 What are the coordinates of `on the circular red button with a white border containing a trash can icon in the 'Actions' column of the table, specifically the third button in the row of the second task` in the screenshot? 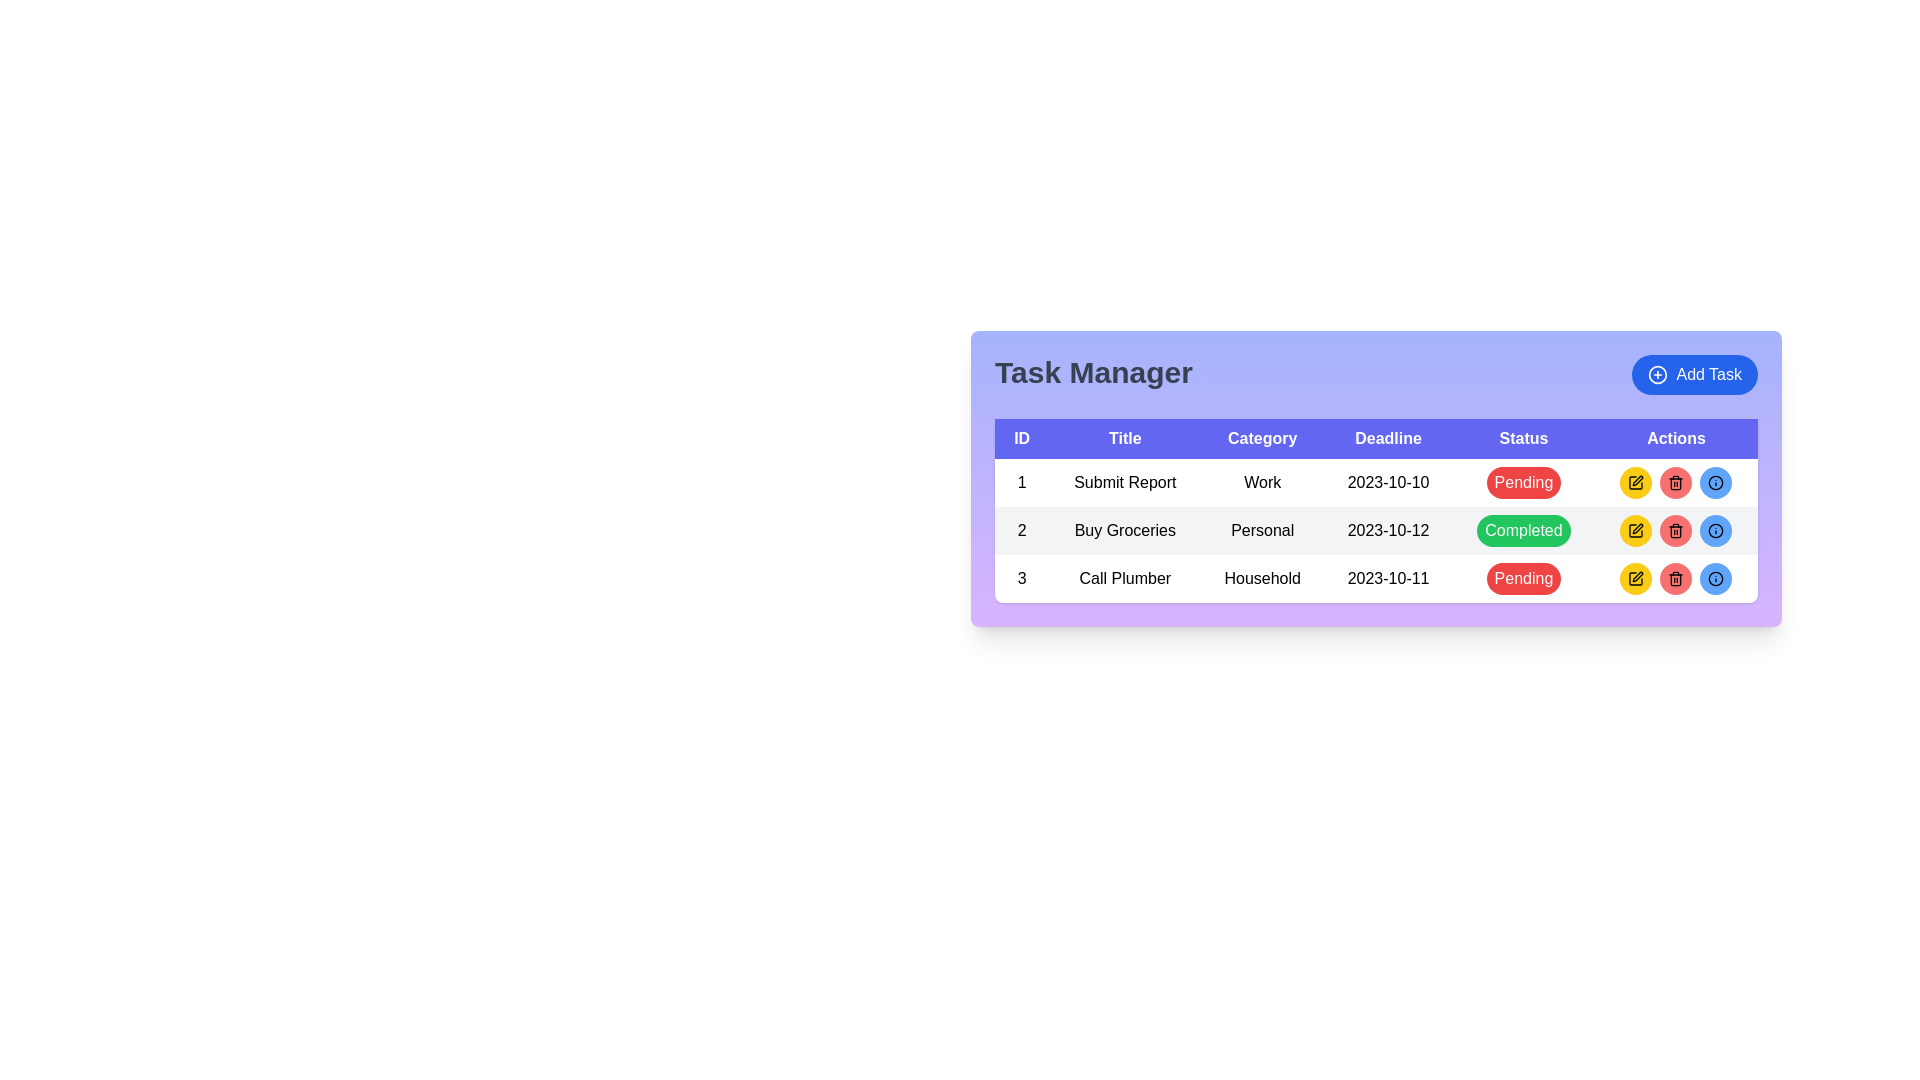 It's located at (1676, 530).